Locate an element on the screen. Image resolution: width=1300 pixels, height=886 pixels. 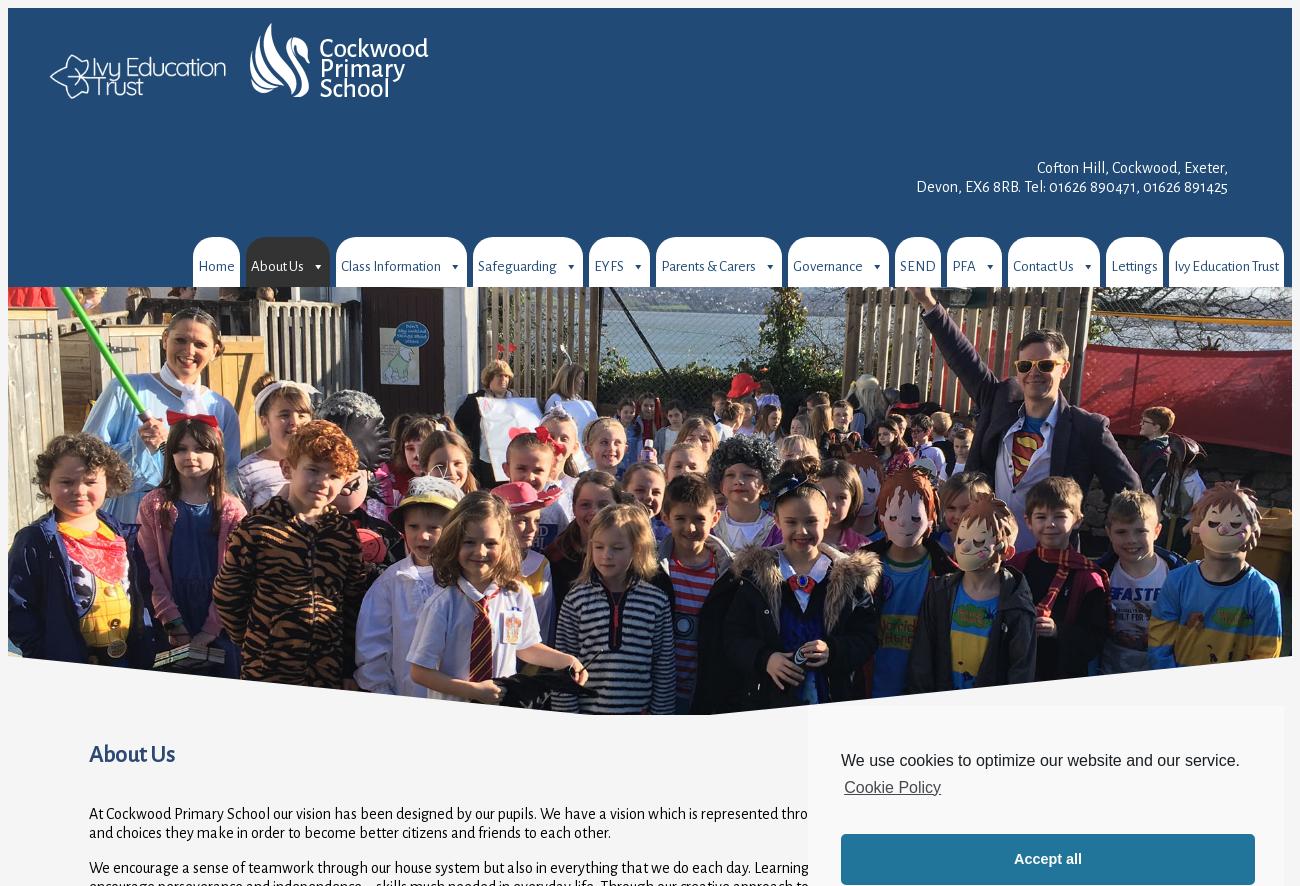
'Home' is located at coordinates (216, 266).